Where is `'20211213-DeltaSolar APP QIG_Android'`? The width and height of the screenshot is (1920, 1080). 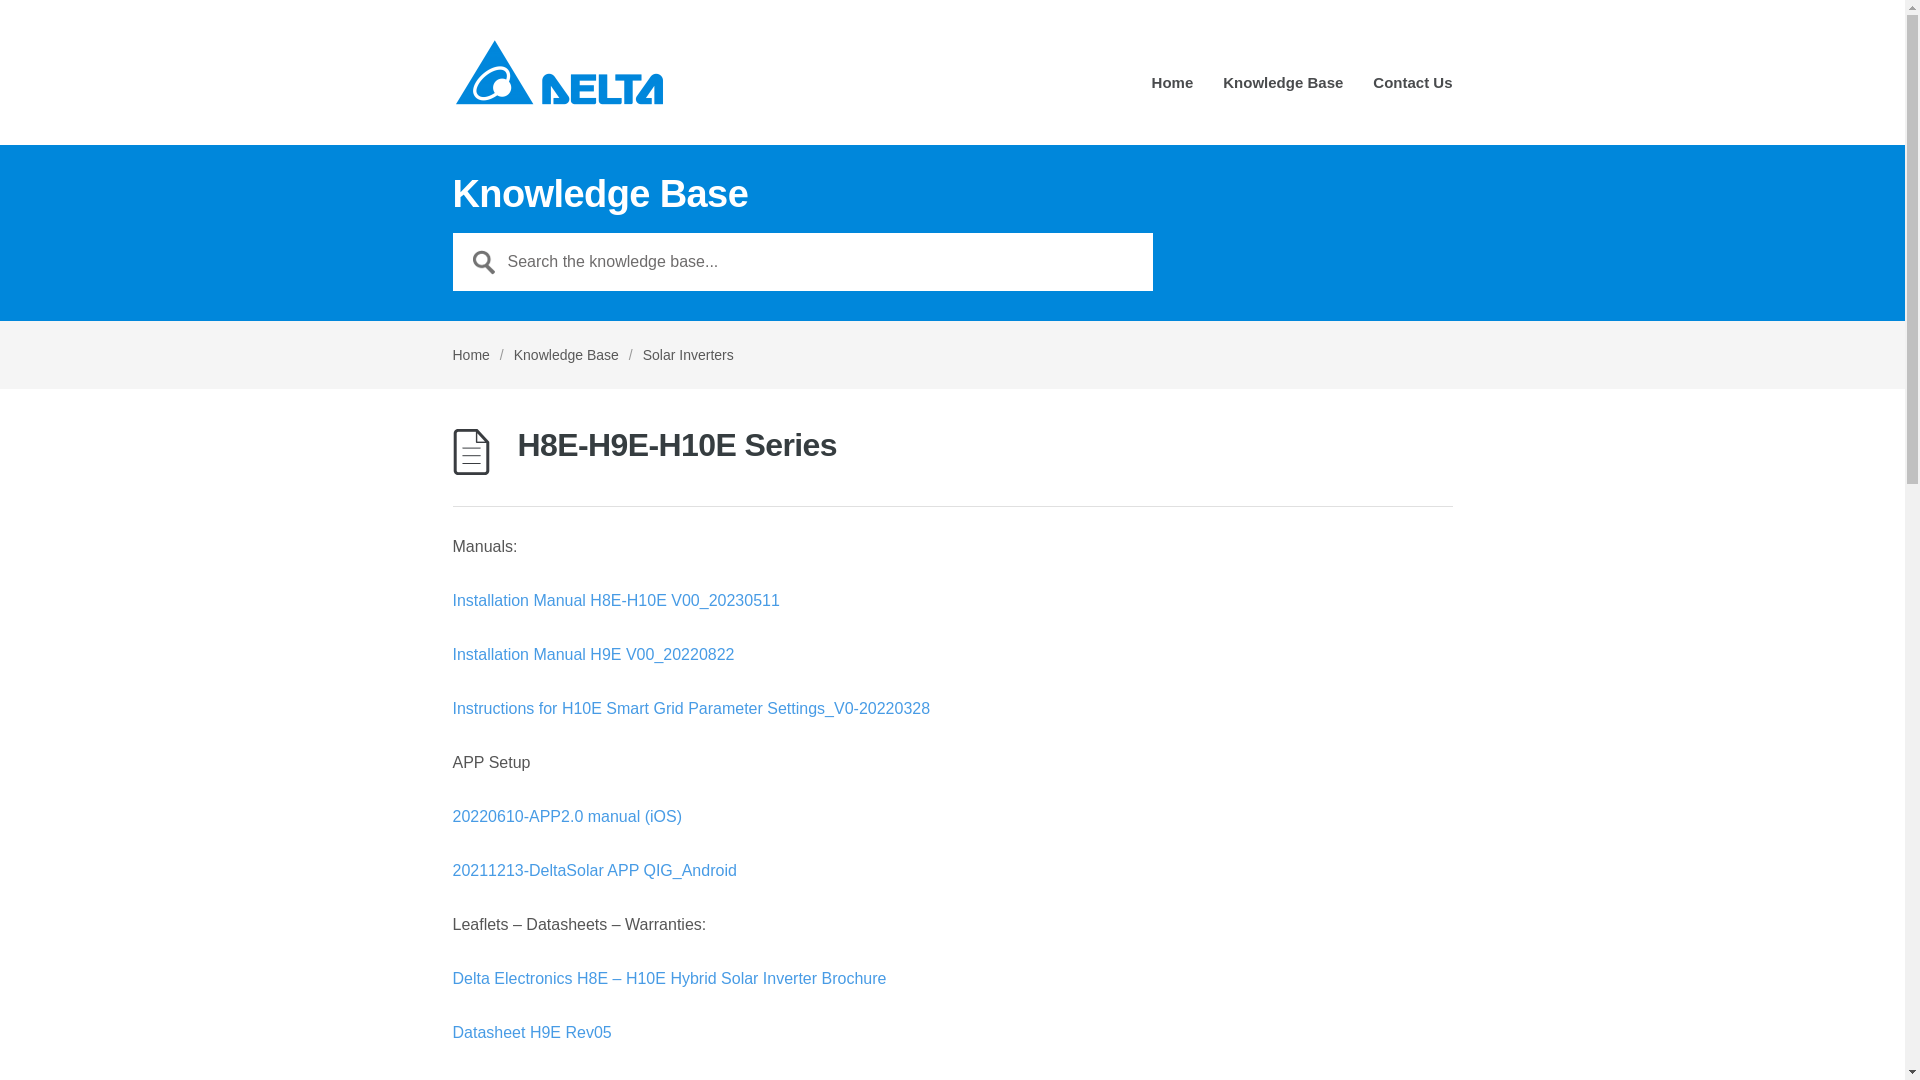
'20211213-DeltaSolar APP QIG_Android' is located at coordinates (593, 869).